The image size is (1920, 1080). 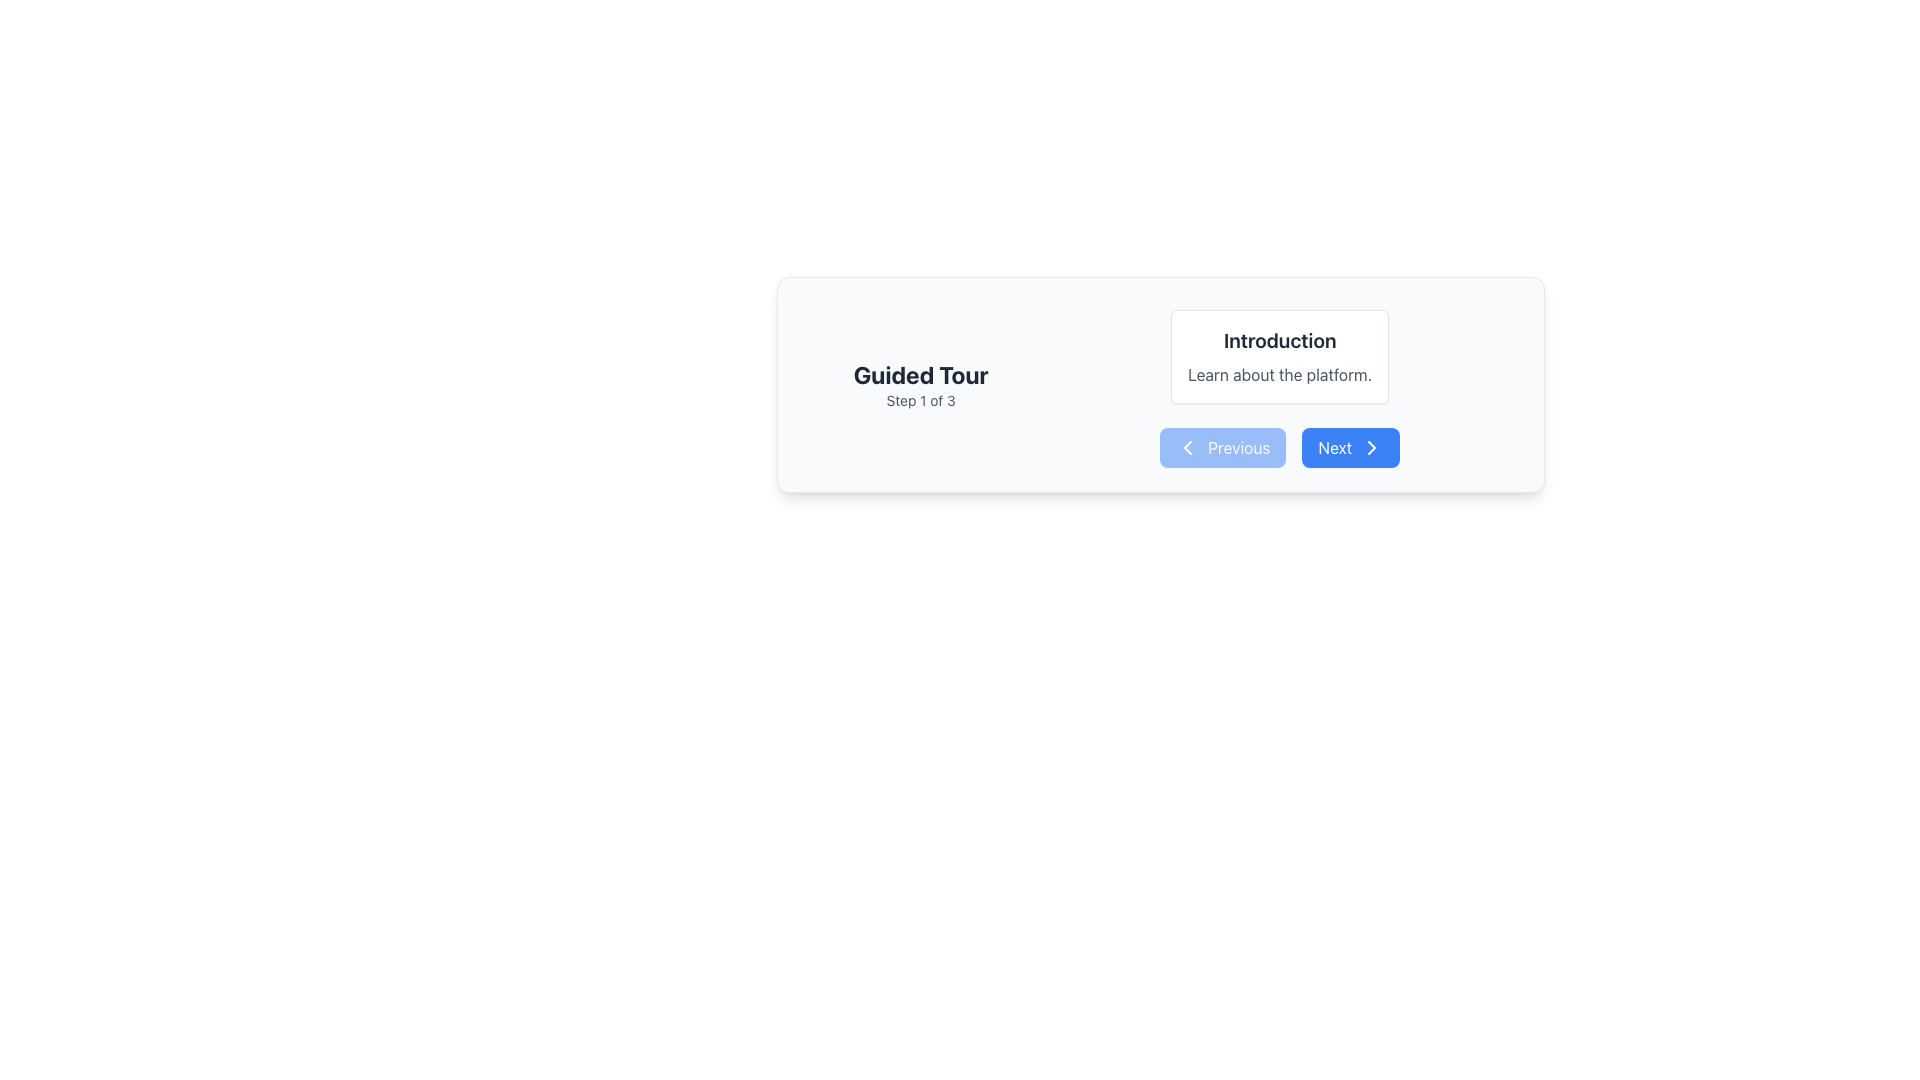 What do you see at coordinates (1280, 356) in the screenshot?
I see `the Informational Card that displays 'Introduction' in bold and 'Learn about the platform.' in smaller text` at bounding box center [1280, 356].